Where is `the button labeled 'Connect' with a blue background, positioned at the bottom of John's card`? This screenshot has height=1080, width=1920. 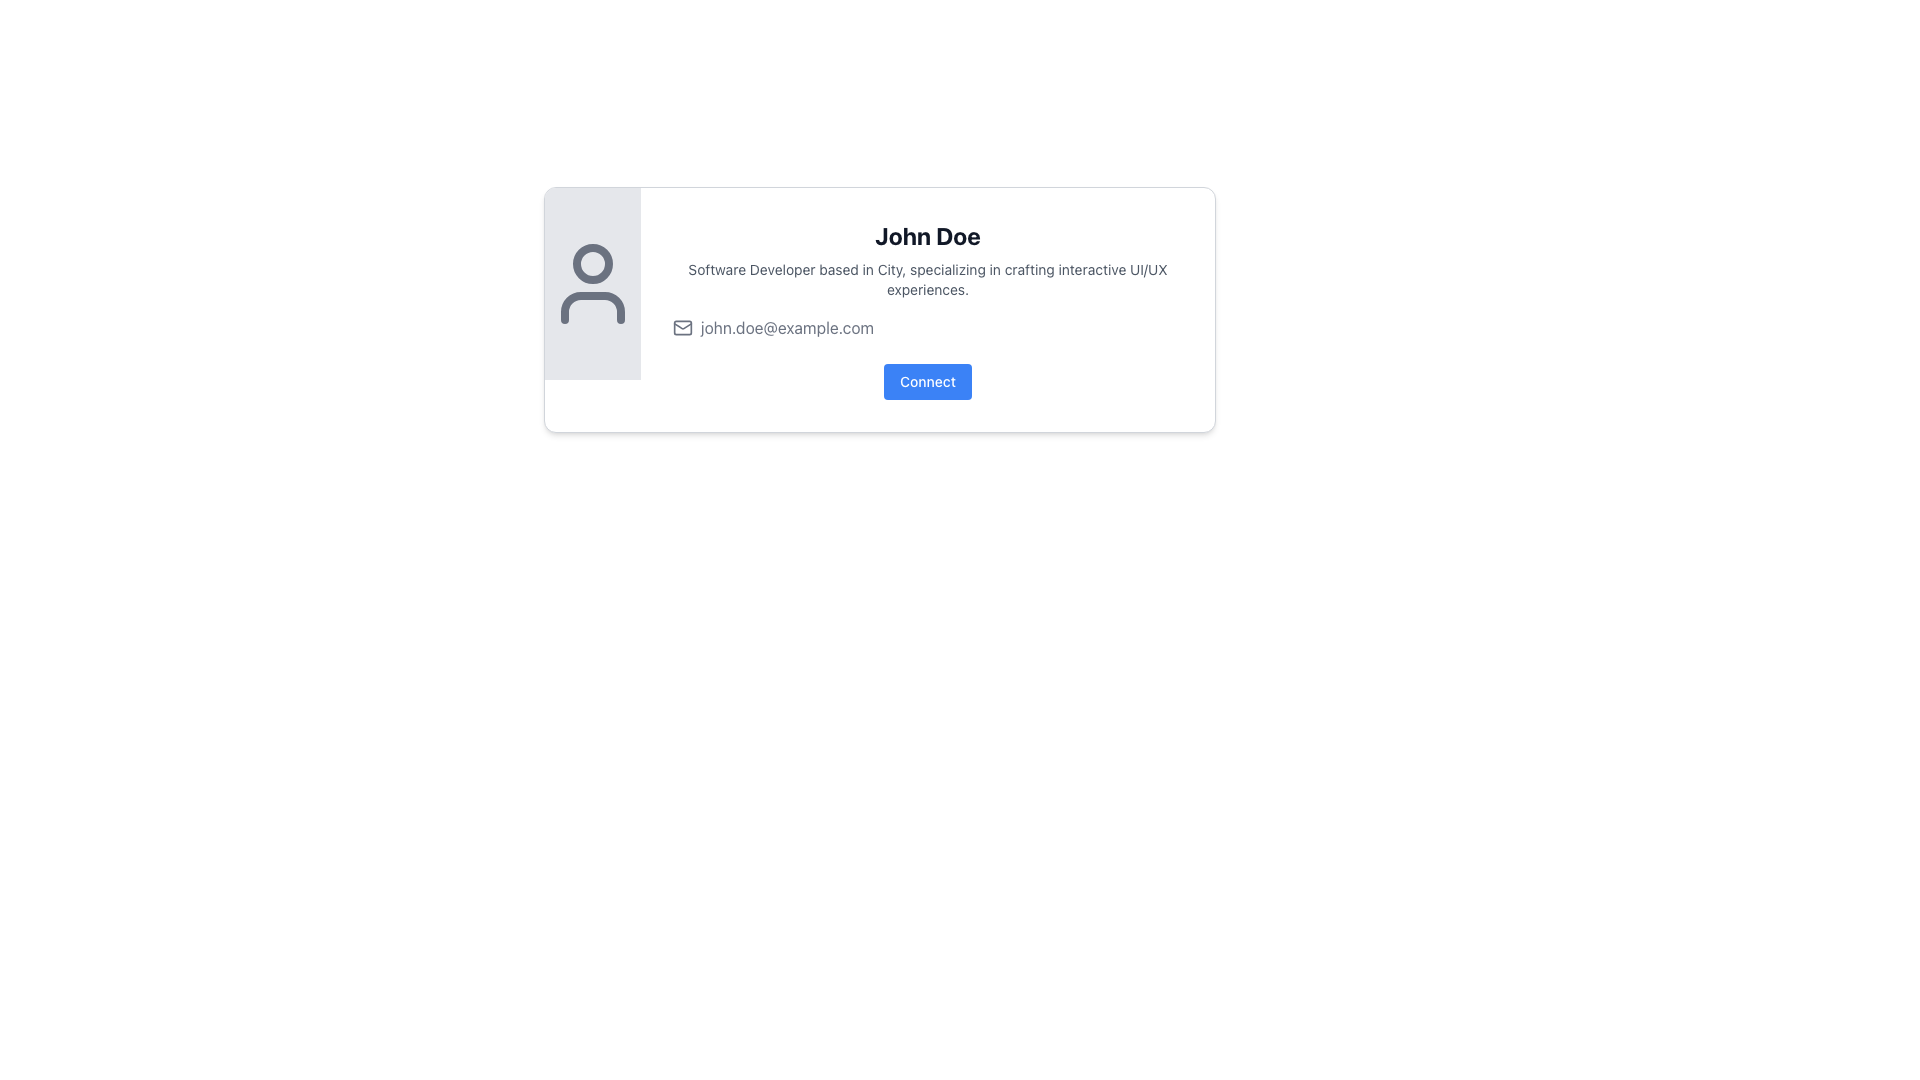
the button labeled 'Connect' with a blue background, positioned at the bottom of John's card is located at coordinates (926, 381).